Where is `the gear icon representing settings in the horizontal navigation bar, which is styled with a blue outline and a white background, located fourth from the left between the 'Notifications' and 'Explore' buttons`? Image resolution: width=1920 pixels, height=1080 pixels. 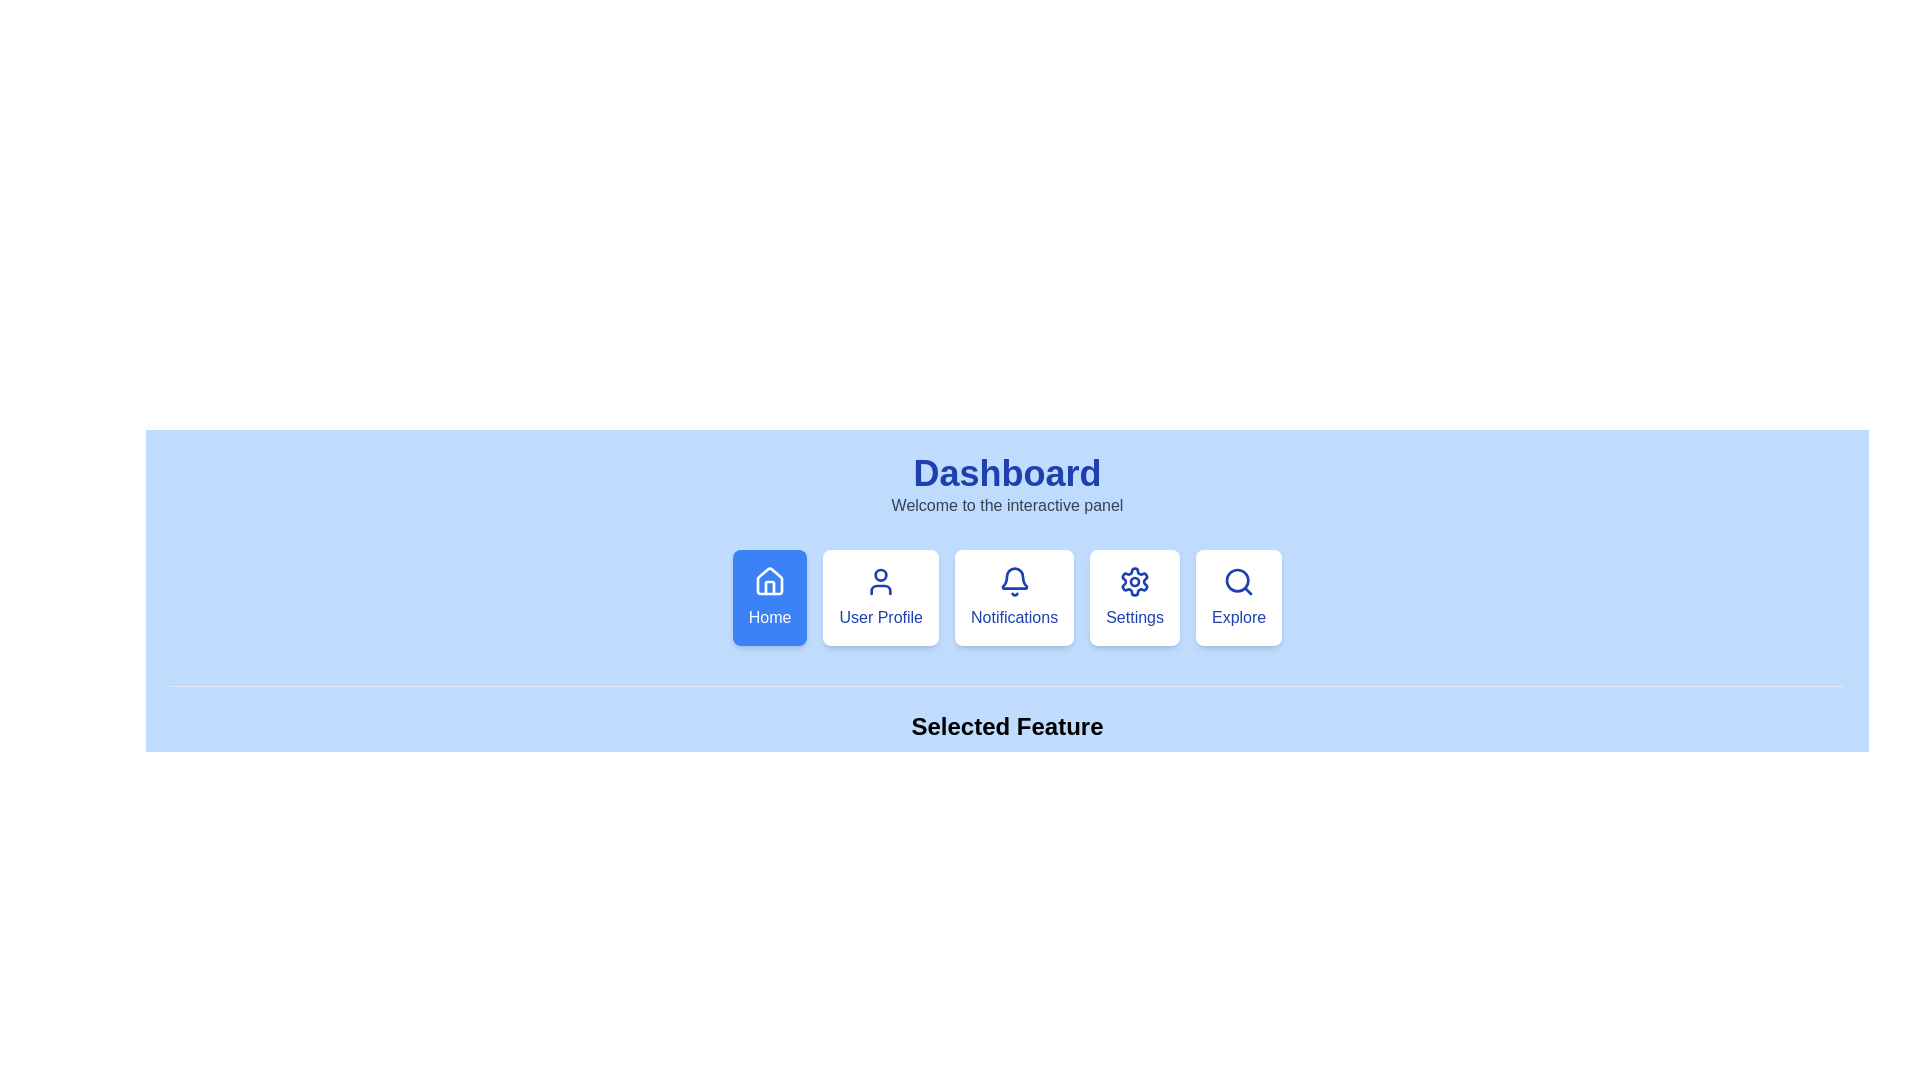
the gear icon representing settings in the horizontal navigation bar, which is styled with a blue outline and a white background, located fourth from the left between the 'Notifications' and 'Explore' buttons is located at coordinates (1135, 582).